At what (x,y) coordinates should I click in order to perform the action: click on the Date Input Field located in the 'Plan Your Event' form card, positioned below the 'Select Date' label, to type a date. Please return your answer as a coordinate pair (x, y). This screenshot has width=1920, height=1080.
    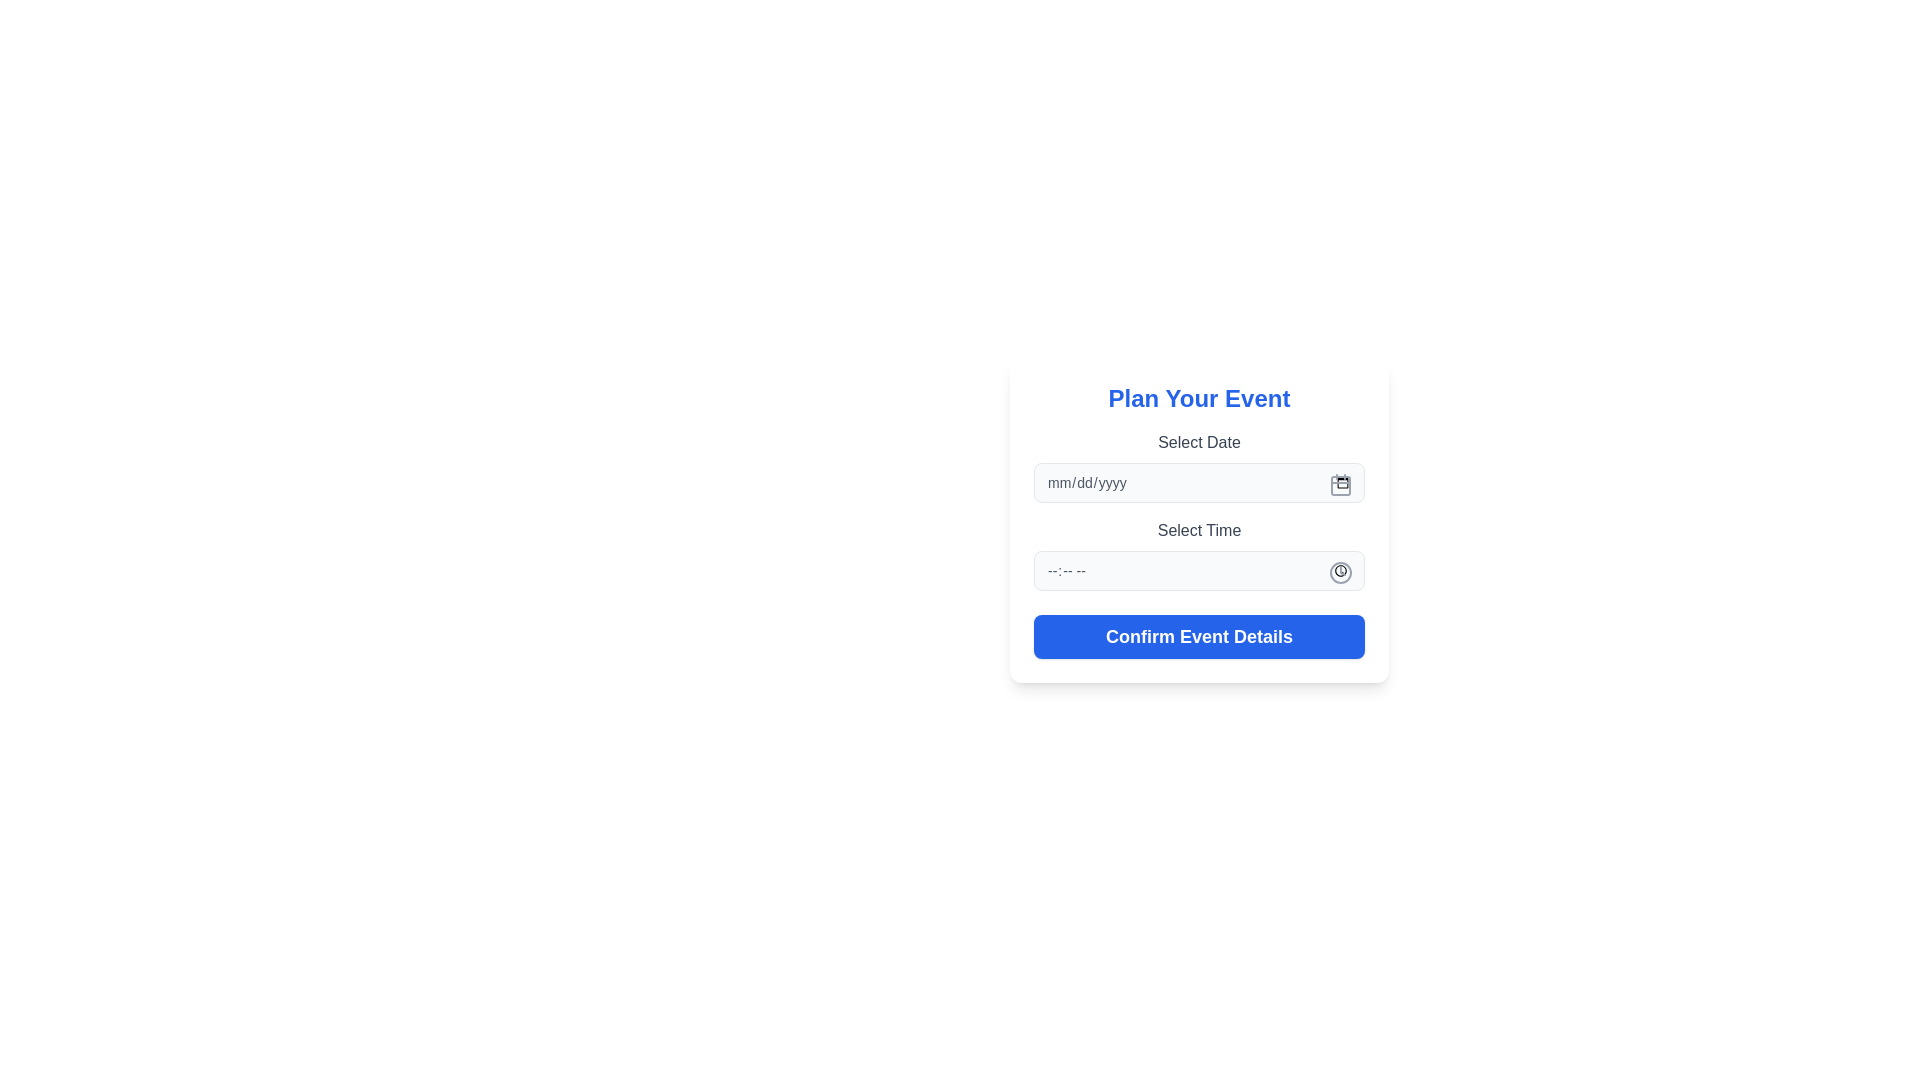
    Looking at the image, I should click on (1199, 482).